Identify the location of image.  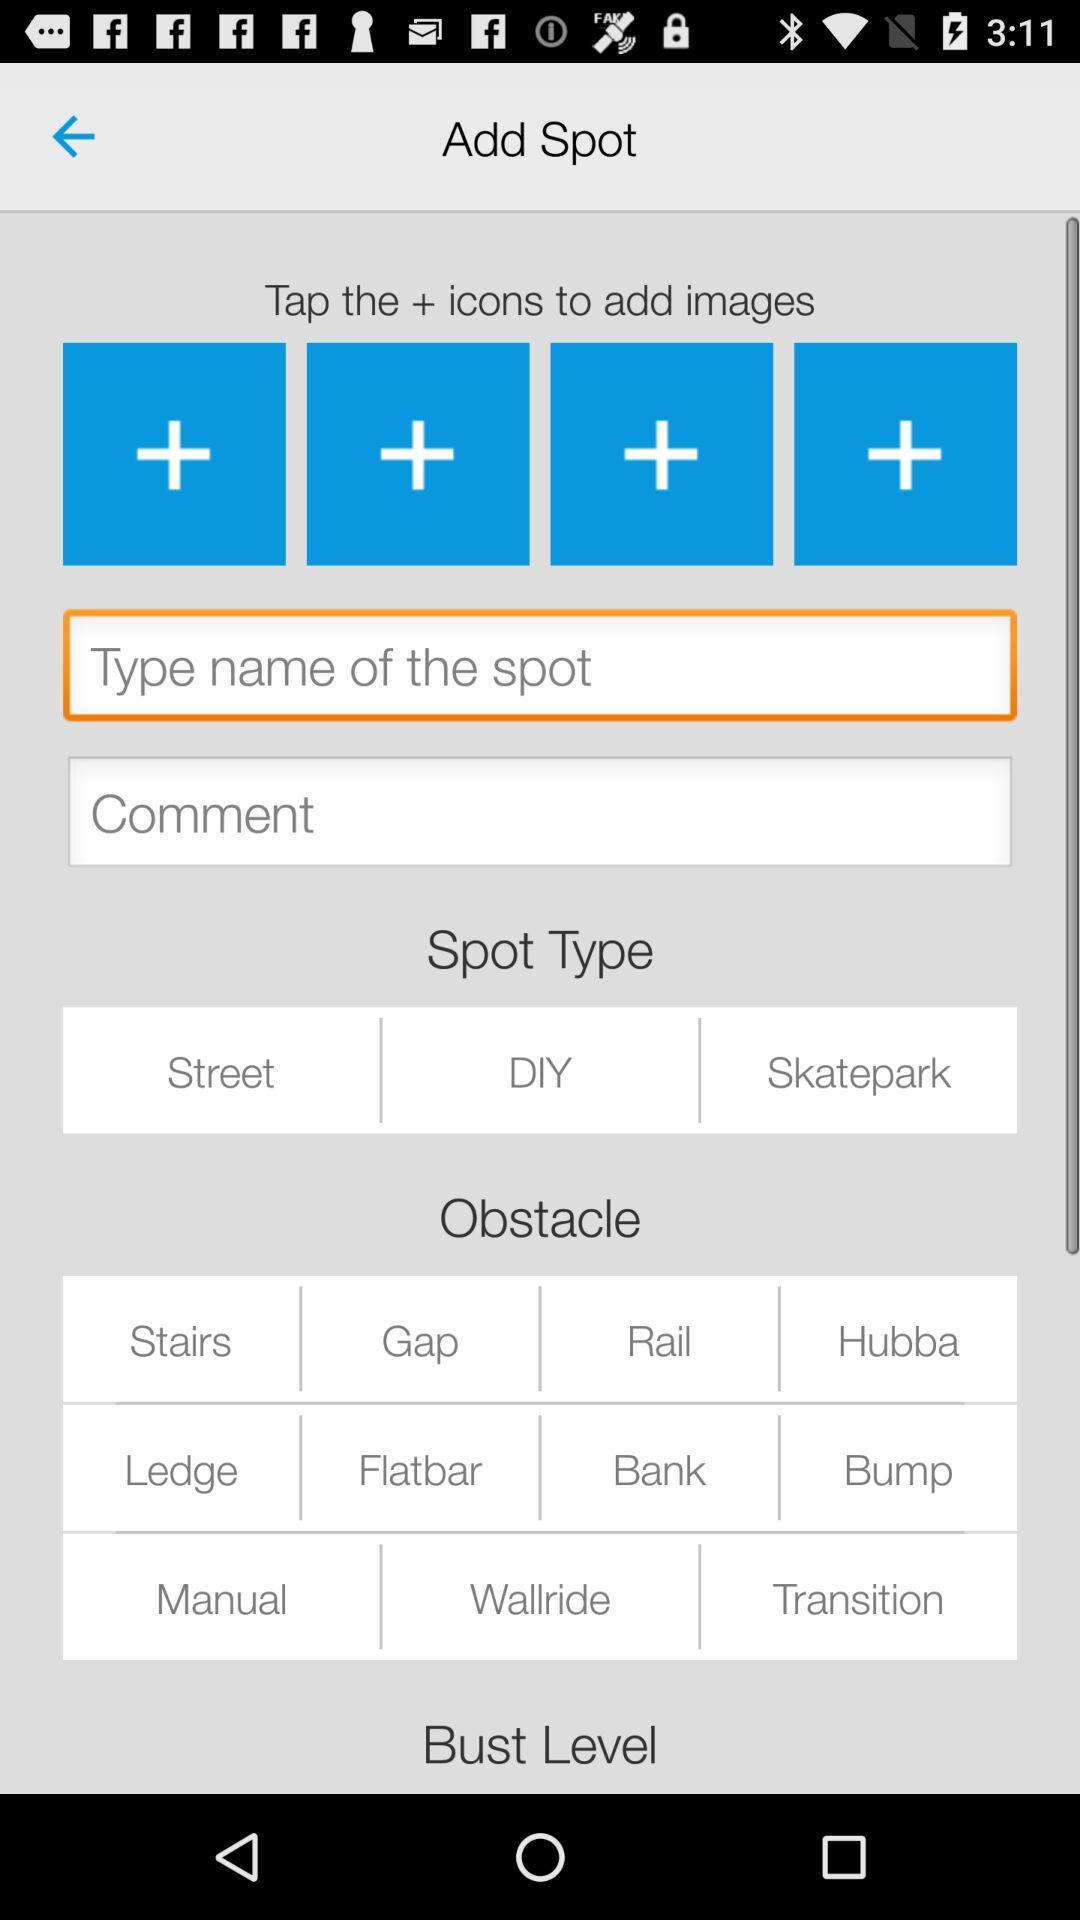
(173, 453).